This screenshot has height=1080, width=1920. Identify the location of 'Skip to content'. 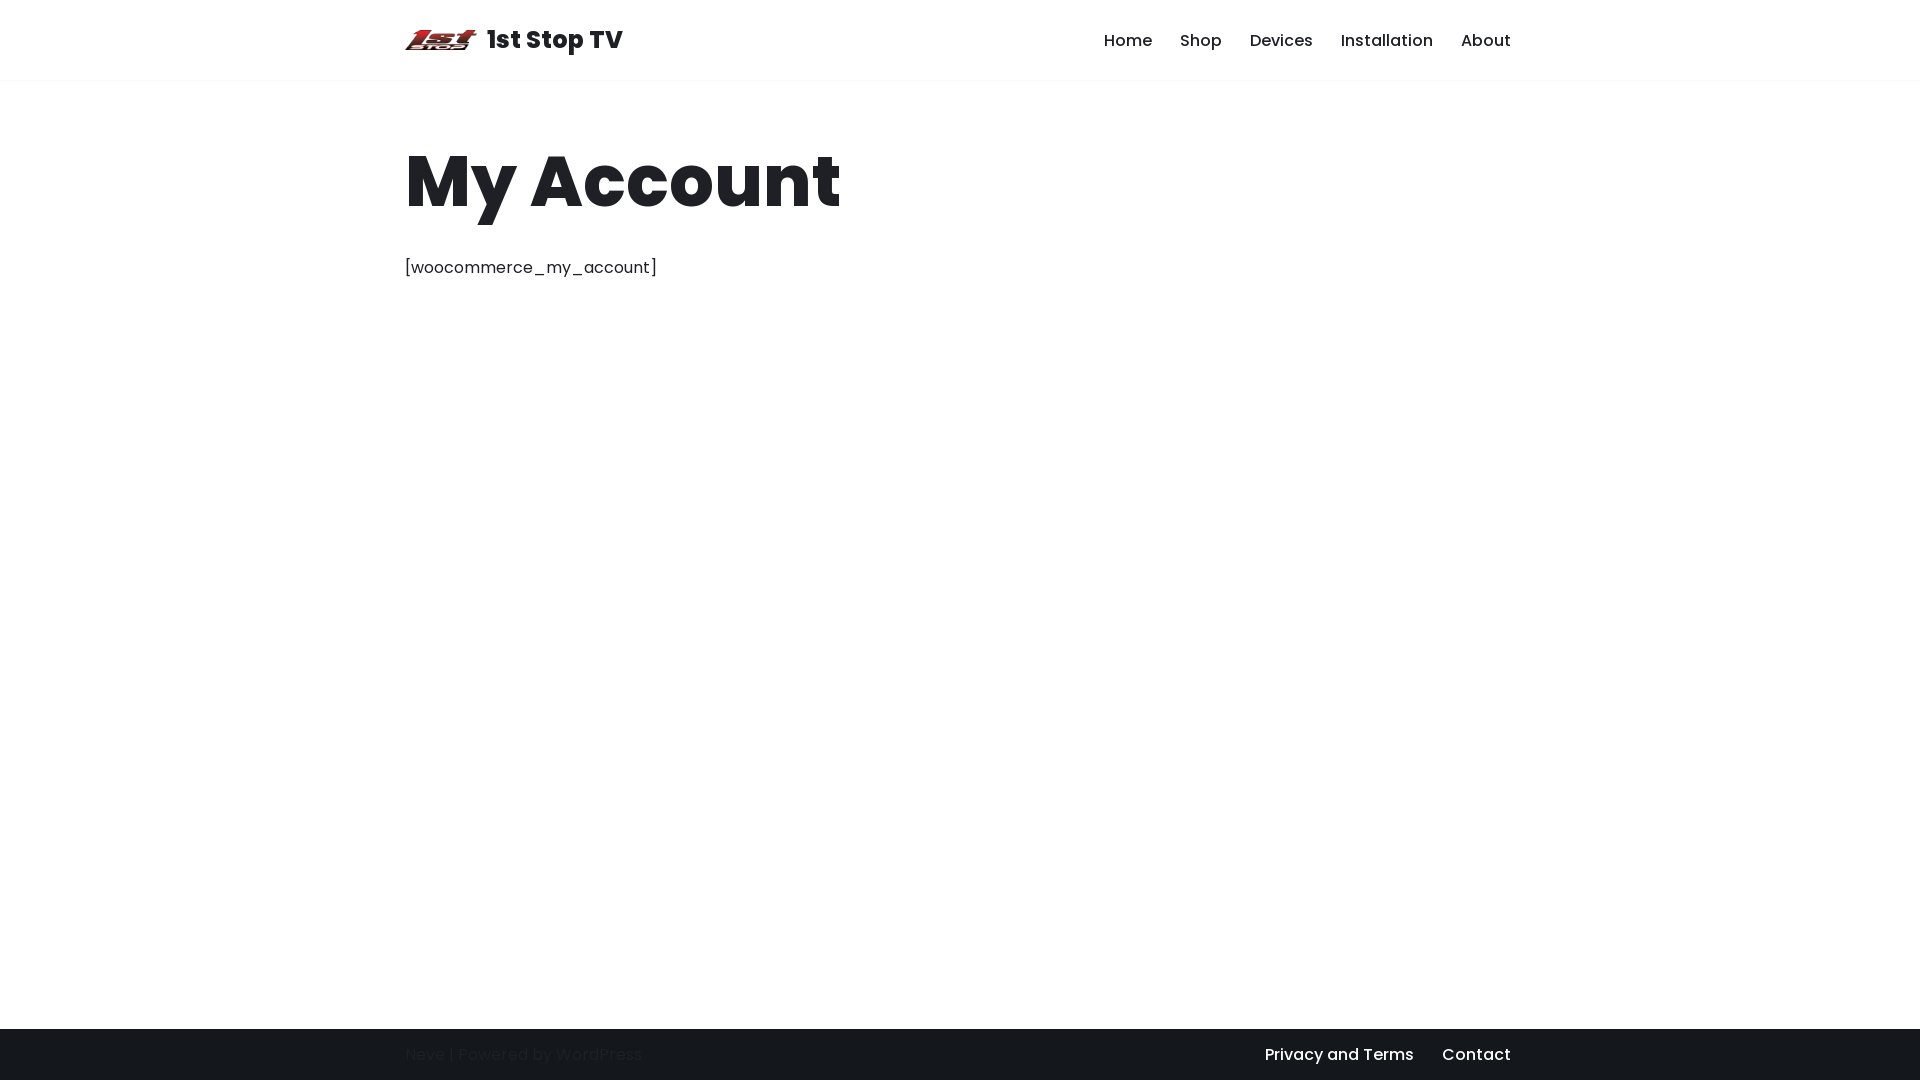
(14, 42).